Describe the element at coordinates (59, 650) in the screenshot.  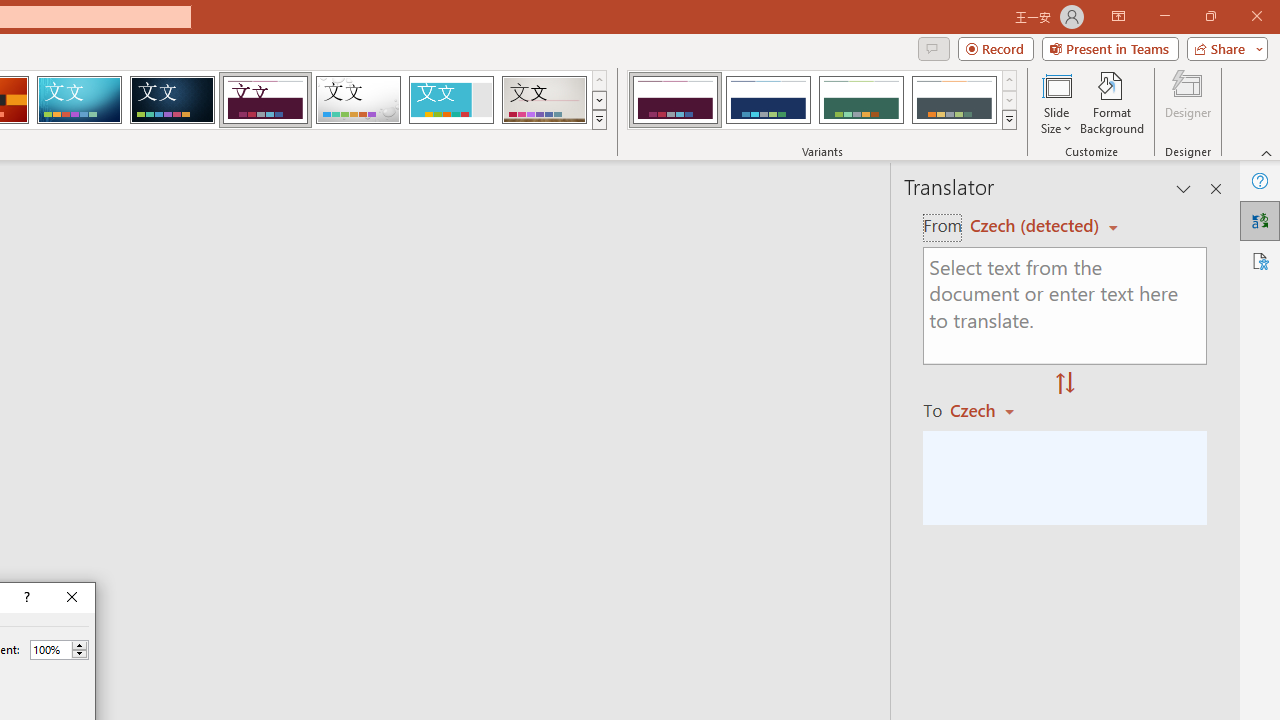
I see `'Percent'` at that location.